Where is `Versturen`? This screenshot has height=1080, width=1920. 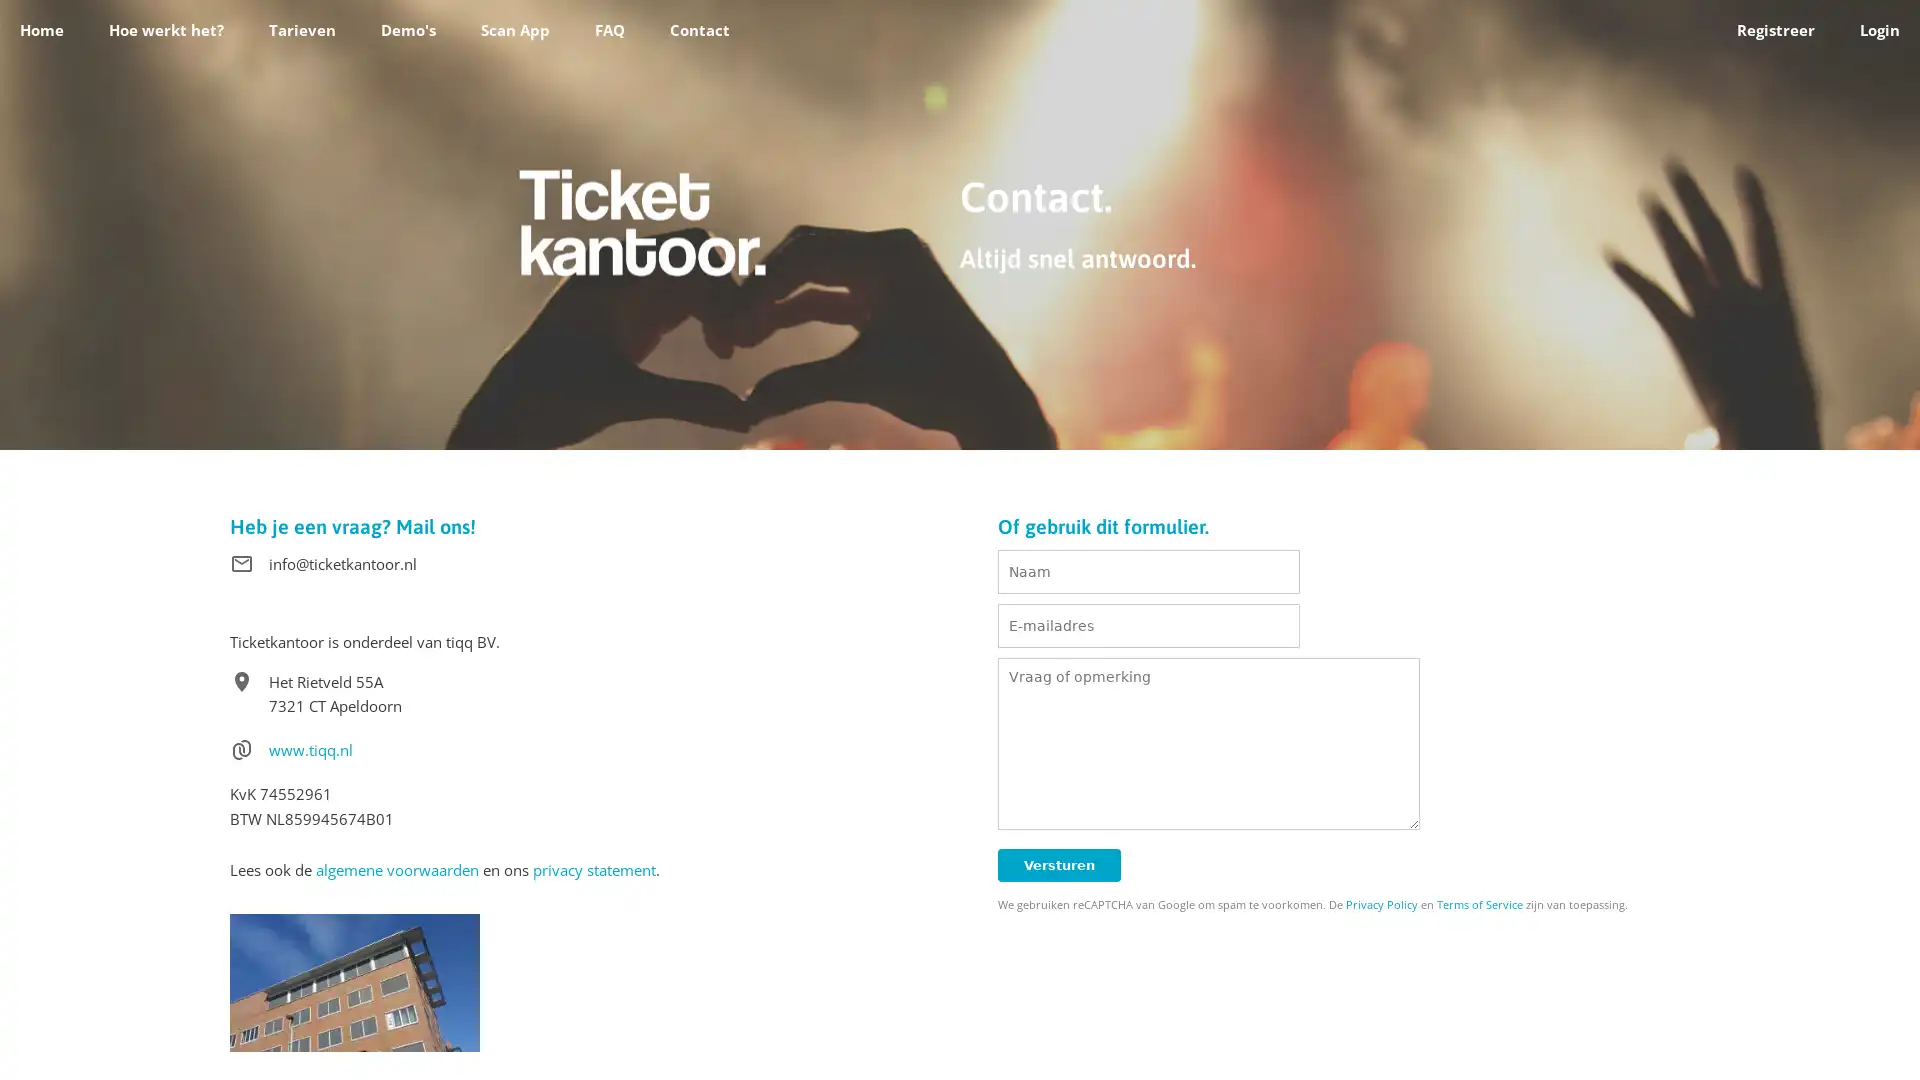
Versturen is located at coordinates (1058, 864).